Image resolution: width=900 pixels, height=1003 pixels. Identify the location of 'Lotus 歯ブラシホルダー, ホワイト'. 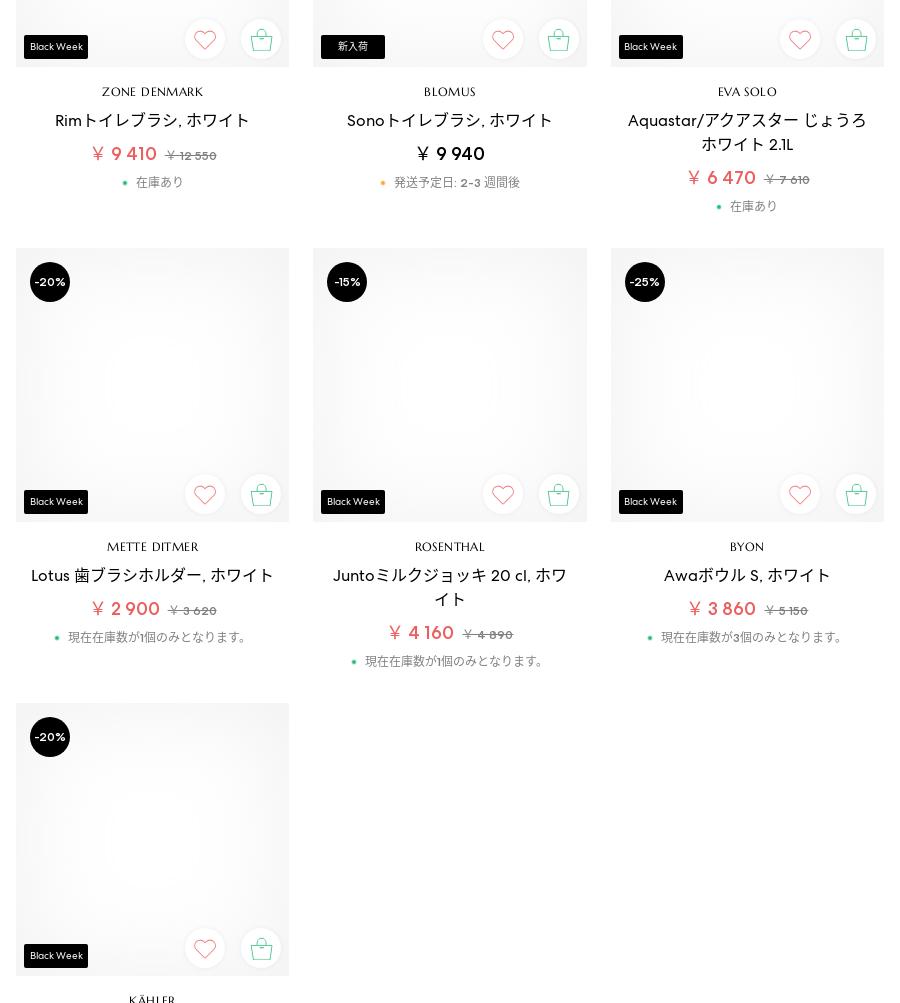
(152, 573).